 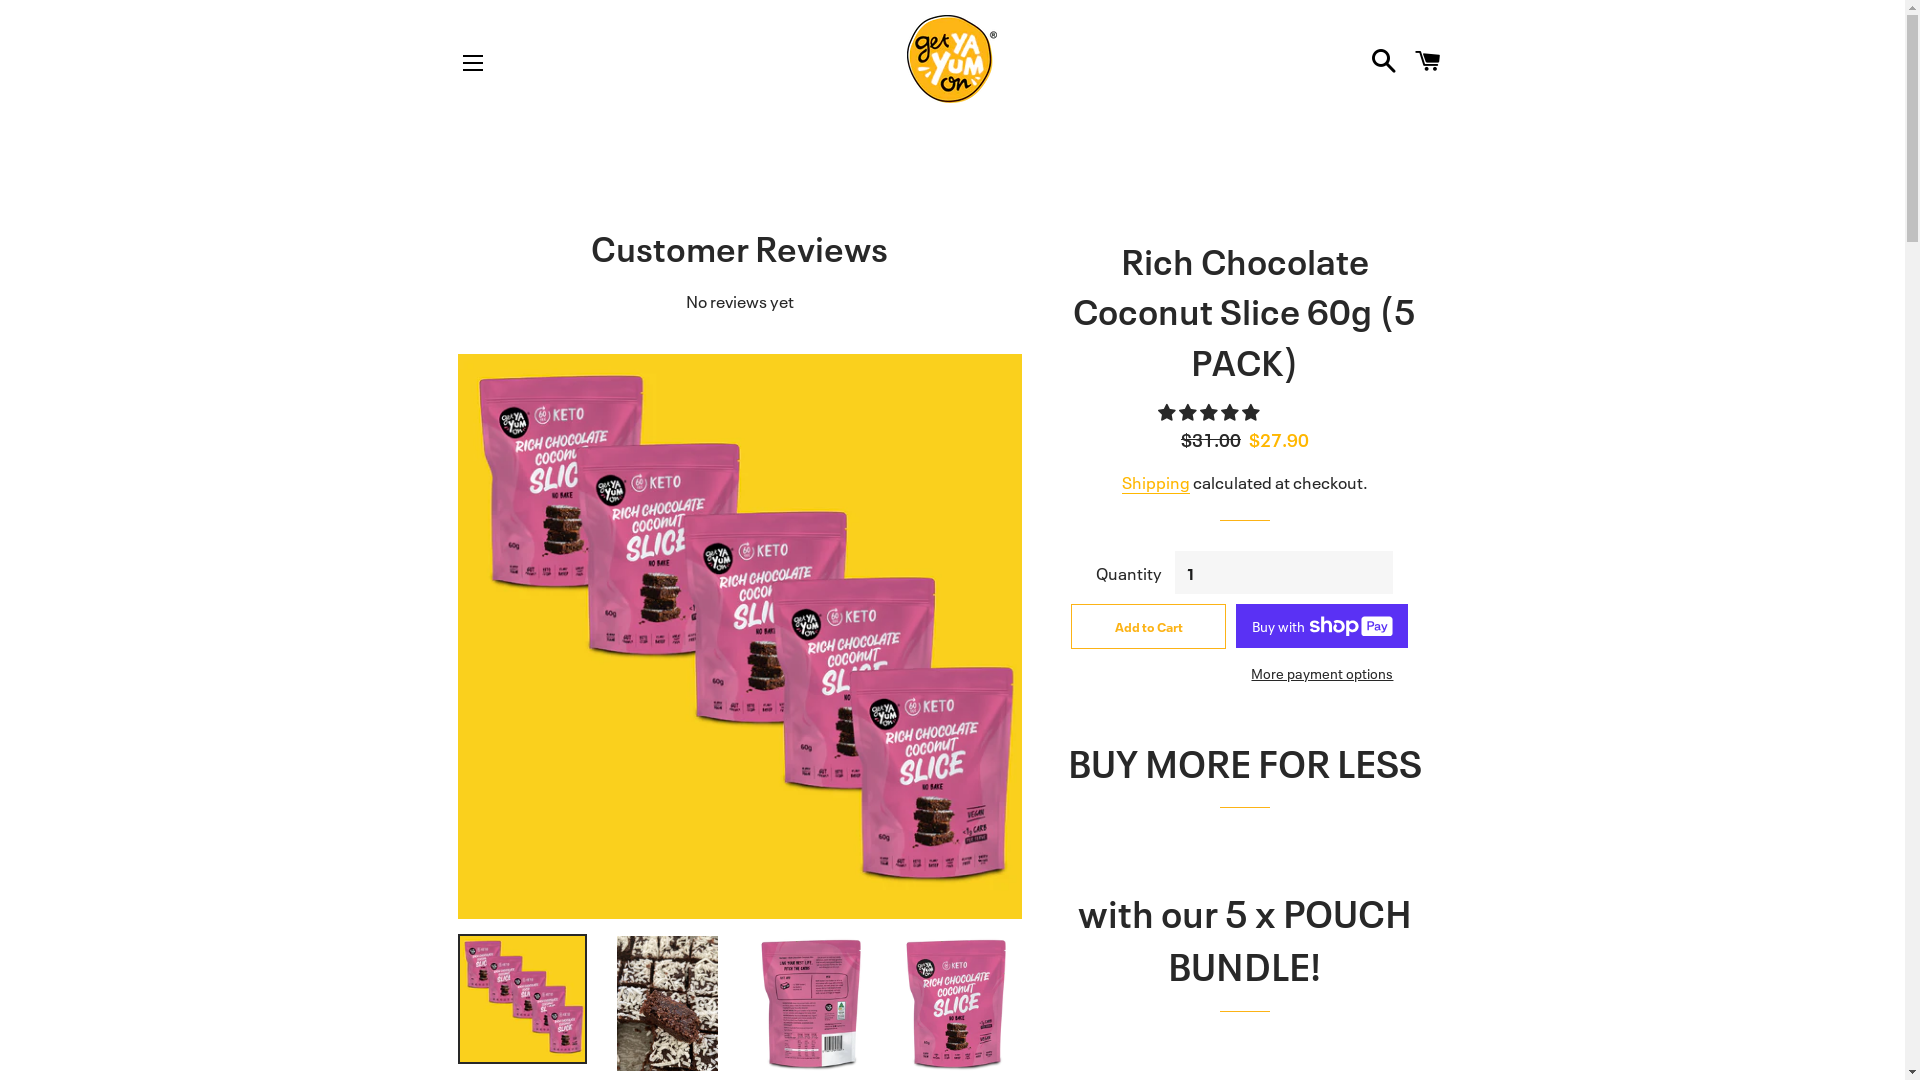 What do you see at coordinates (1148, 624) in the screenshot?
I see `'Add to Cart'` at bounding box center [1148, 624].